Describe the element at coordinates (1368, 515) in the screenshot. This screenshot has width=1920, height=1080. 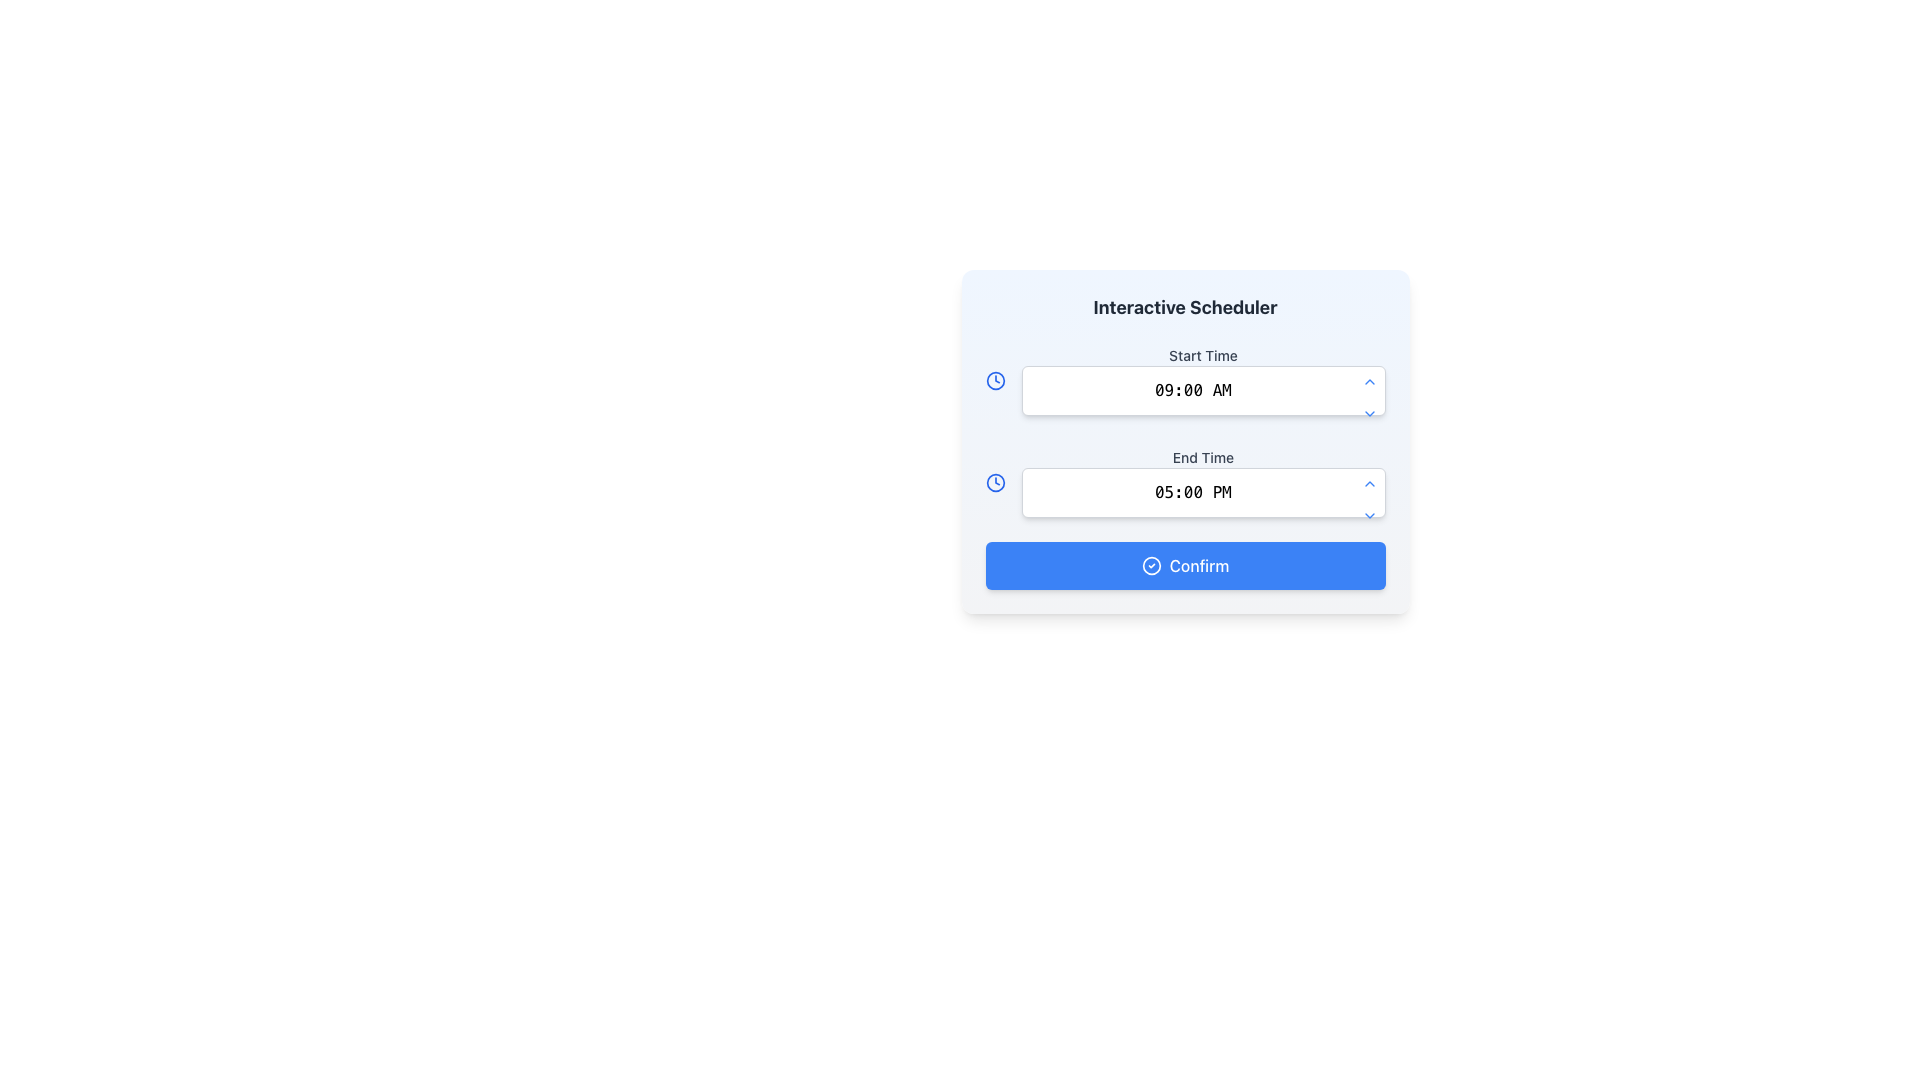
I see `the Dropdown toggle button with a downward chevron icon located at the bottom section of the controls, right-aligned with the 'End Time' text field` at that location.